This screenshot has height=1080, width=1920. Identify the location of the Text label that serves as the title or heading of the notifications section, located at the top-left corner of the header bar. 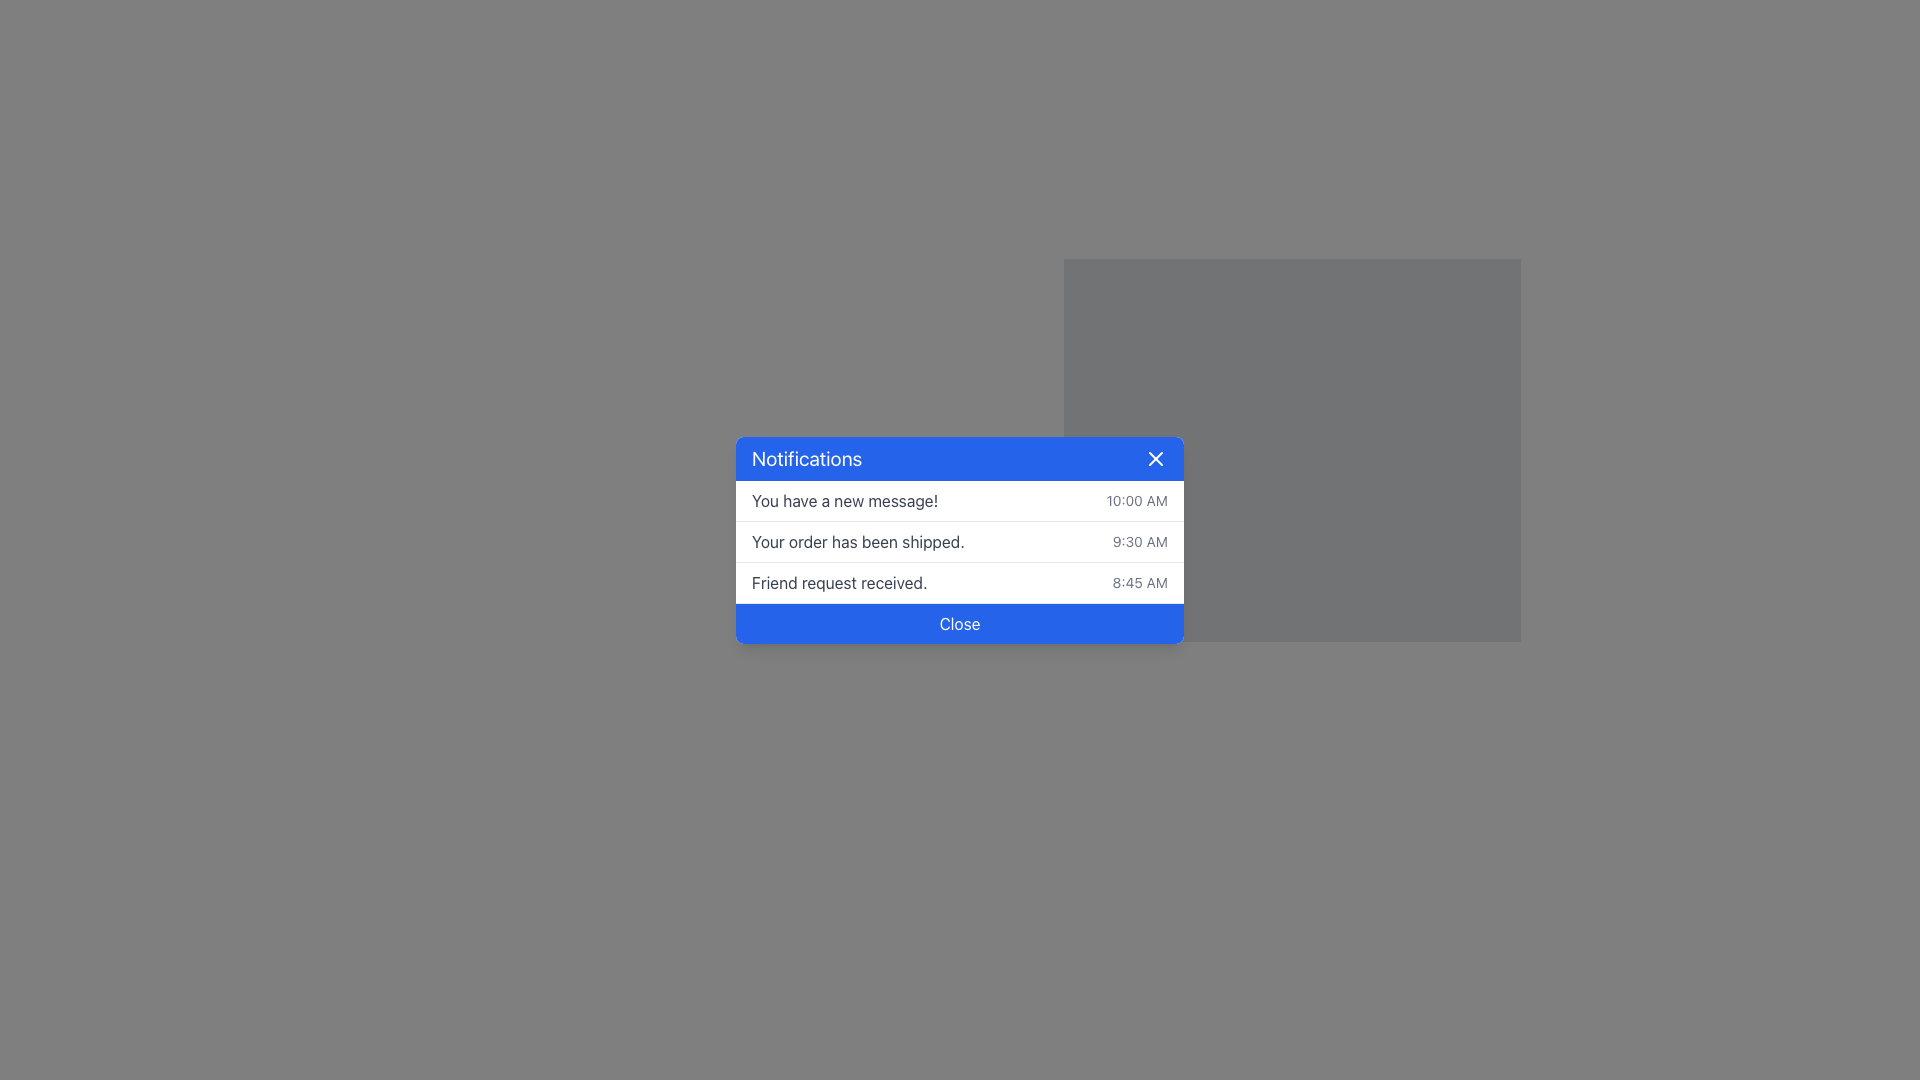
(807, 458).